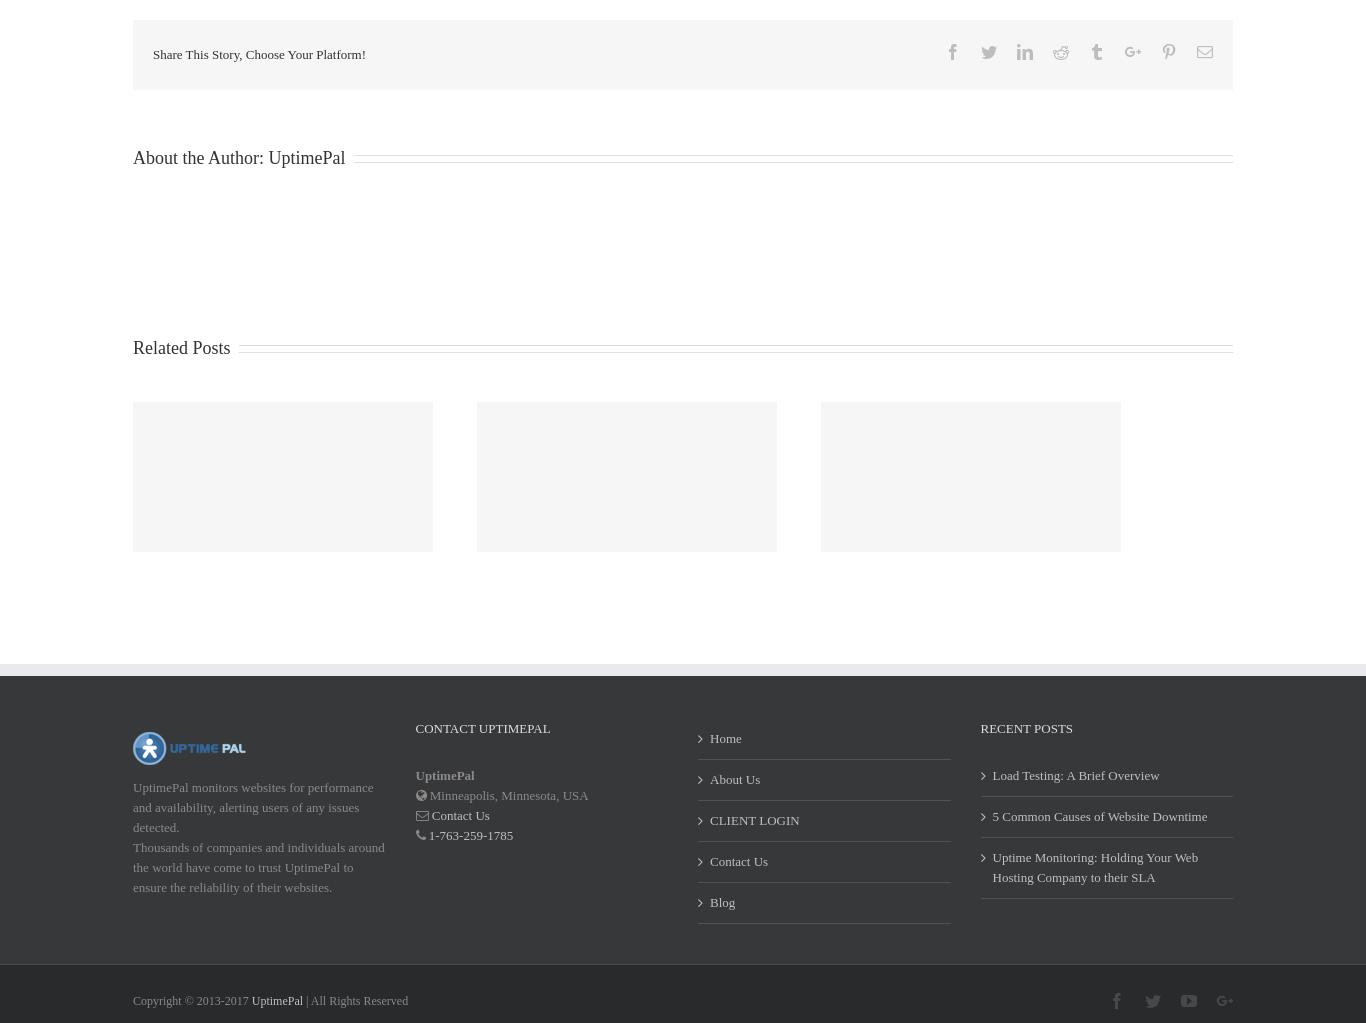 This screenshot has width=1366, height=1023. I want to click on 'Share This Story, Choose Your Platform!', so click(259, 79).